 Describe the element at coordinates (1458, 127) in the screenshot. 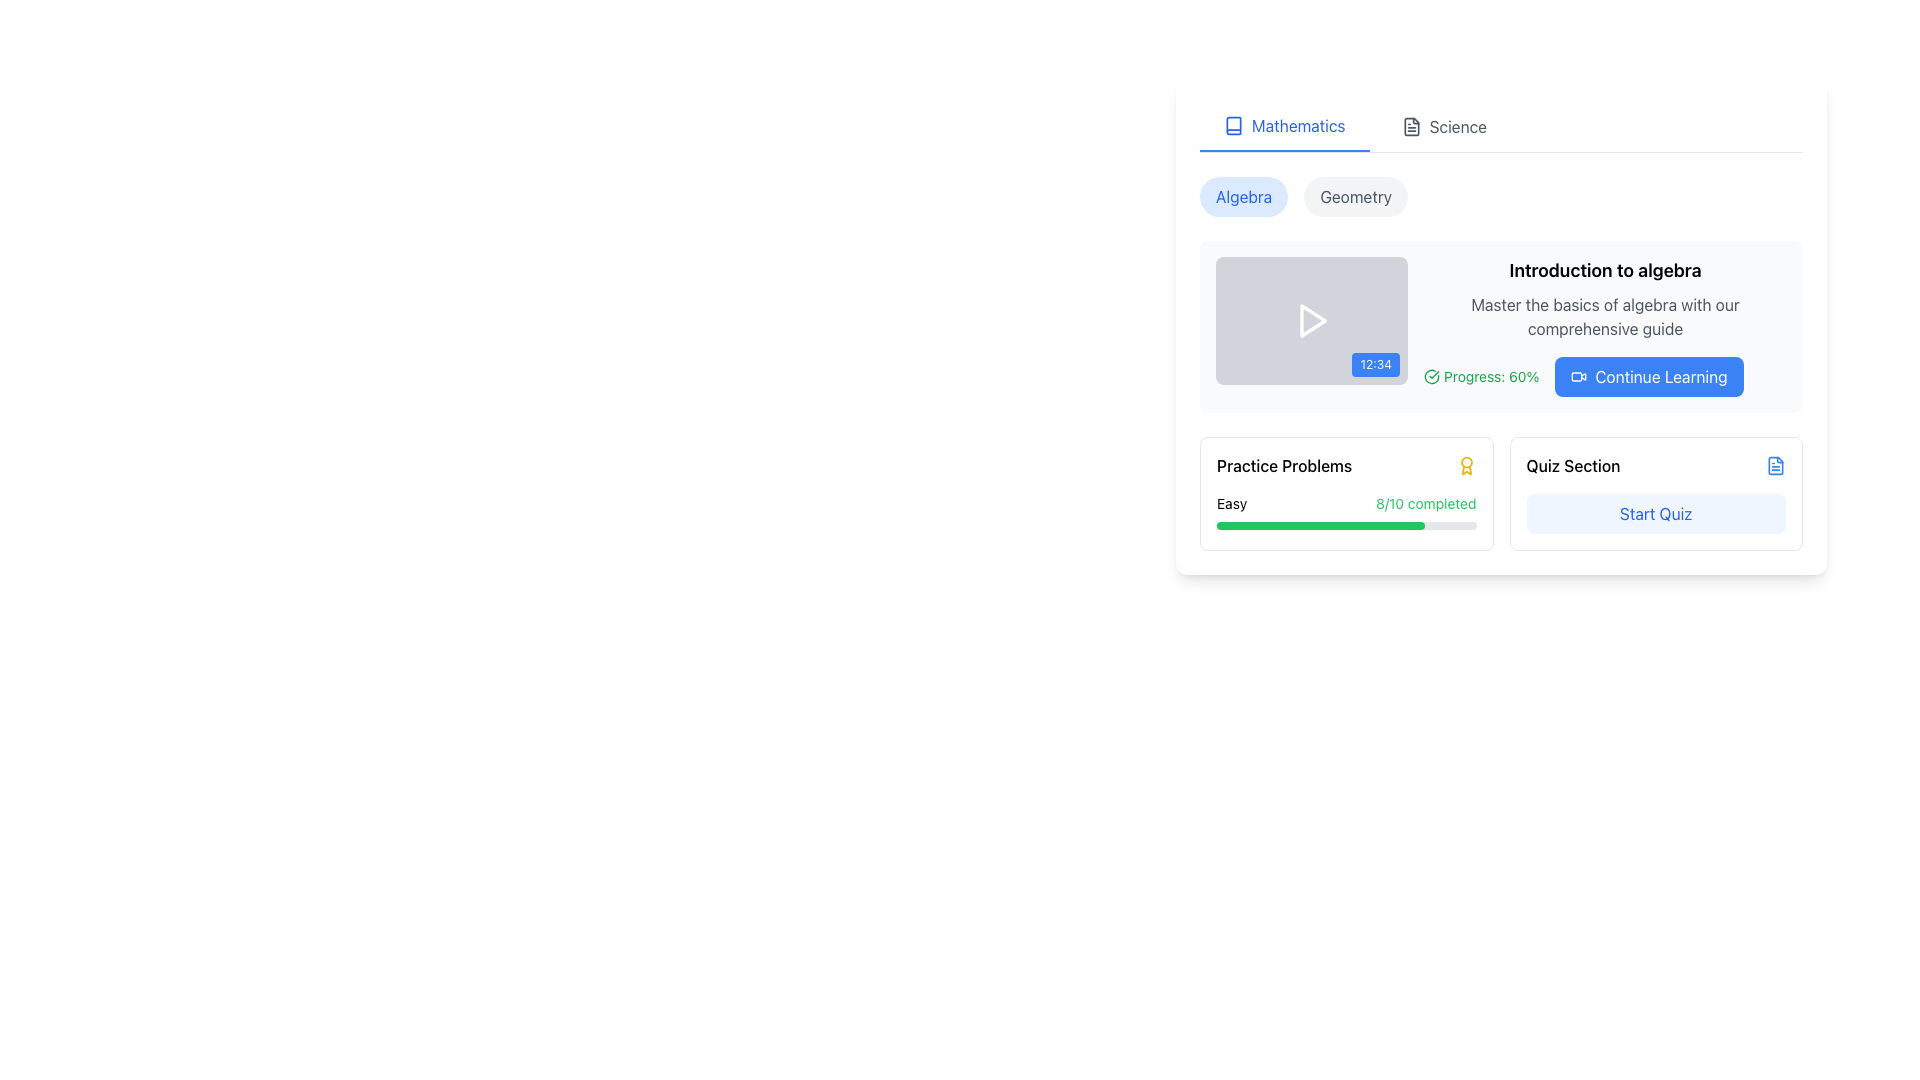

I see `the 'Science' text label located in the upper-right corner of the layout, positioned to the right of the 'Mathematics' label` at that location.